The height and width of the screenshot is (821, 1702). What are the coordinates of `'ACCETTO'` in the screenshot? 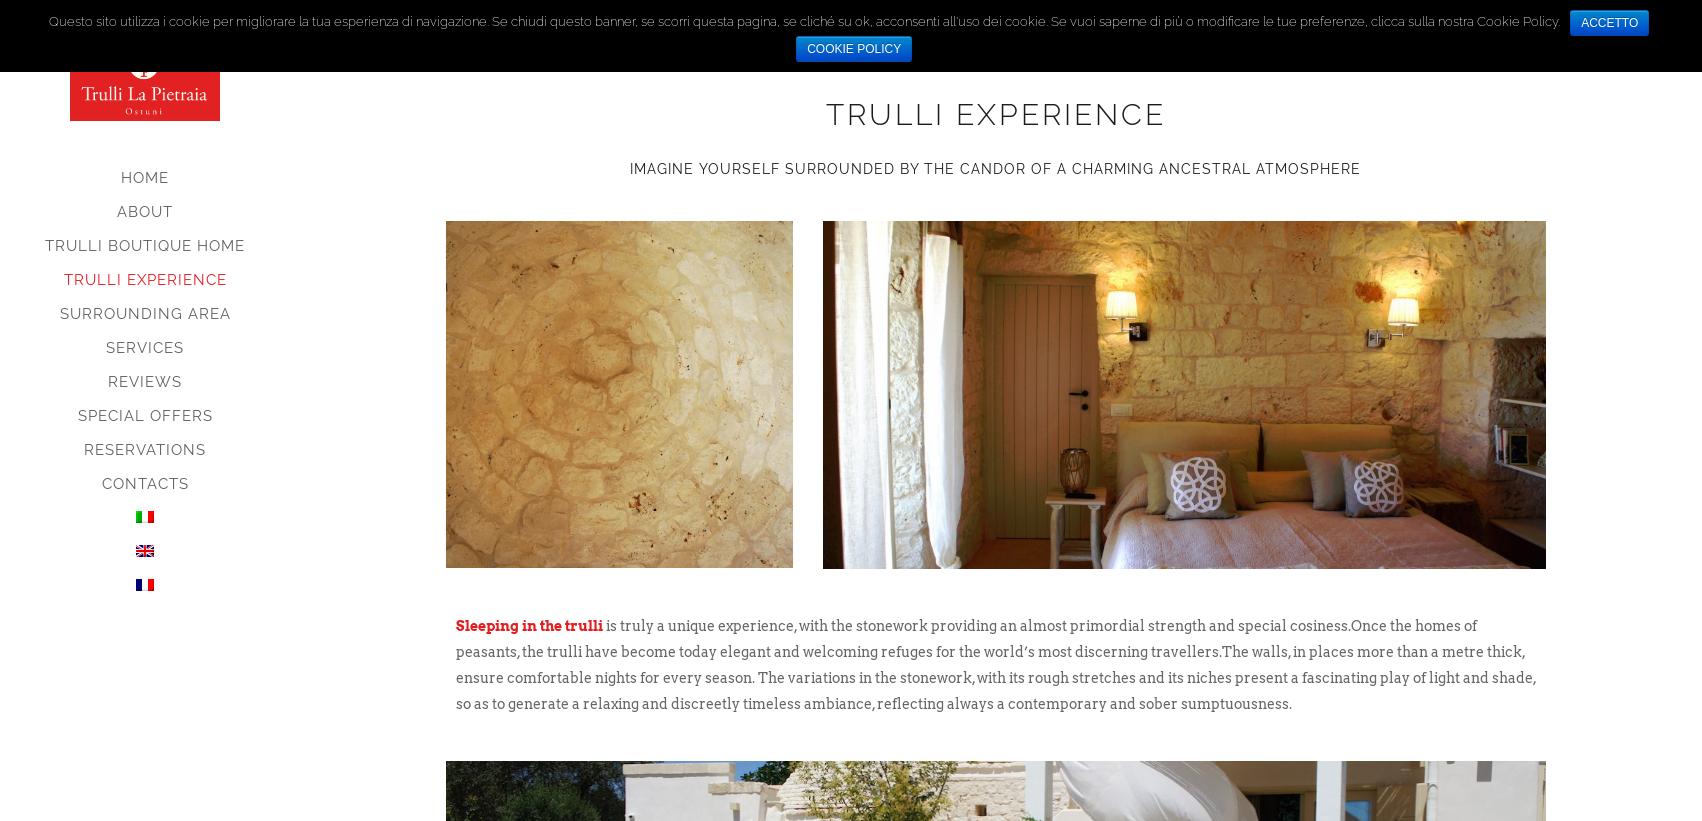 It's located at (1608, 21).